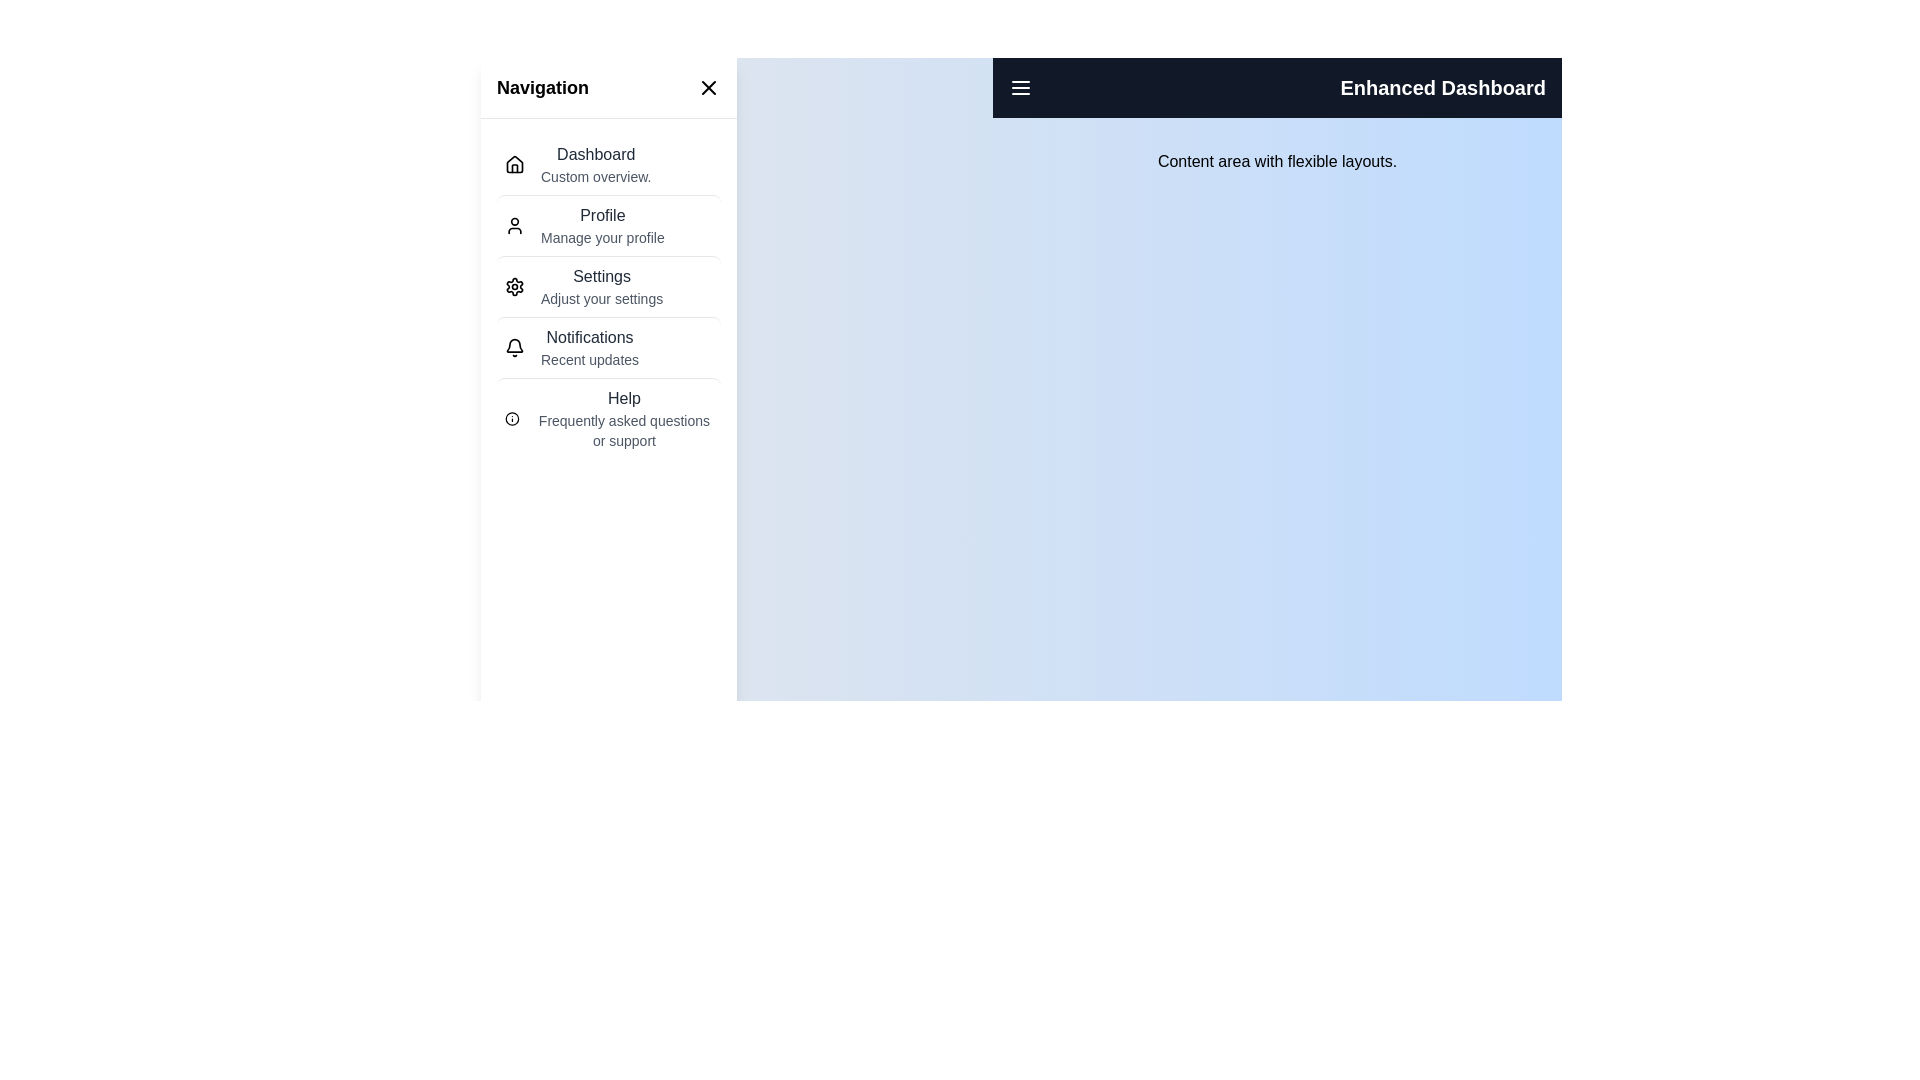 The width and height of the screenshot is (1920, 1080). I want to click on the close or cancel icon, which is a small cross icon located at the top-right corner of the navigation sidebar, by clicking on it, so click(709, 87).